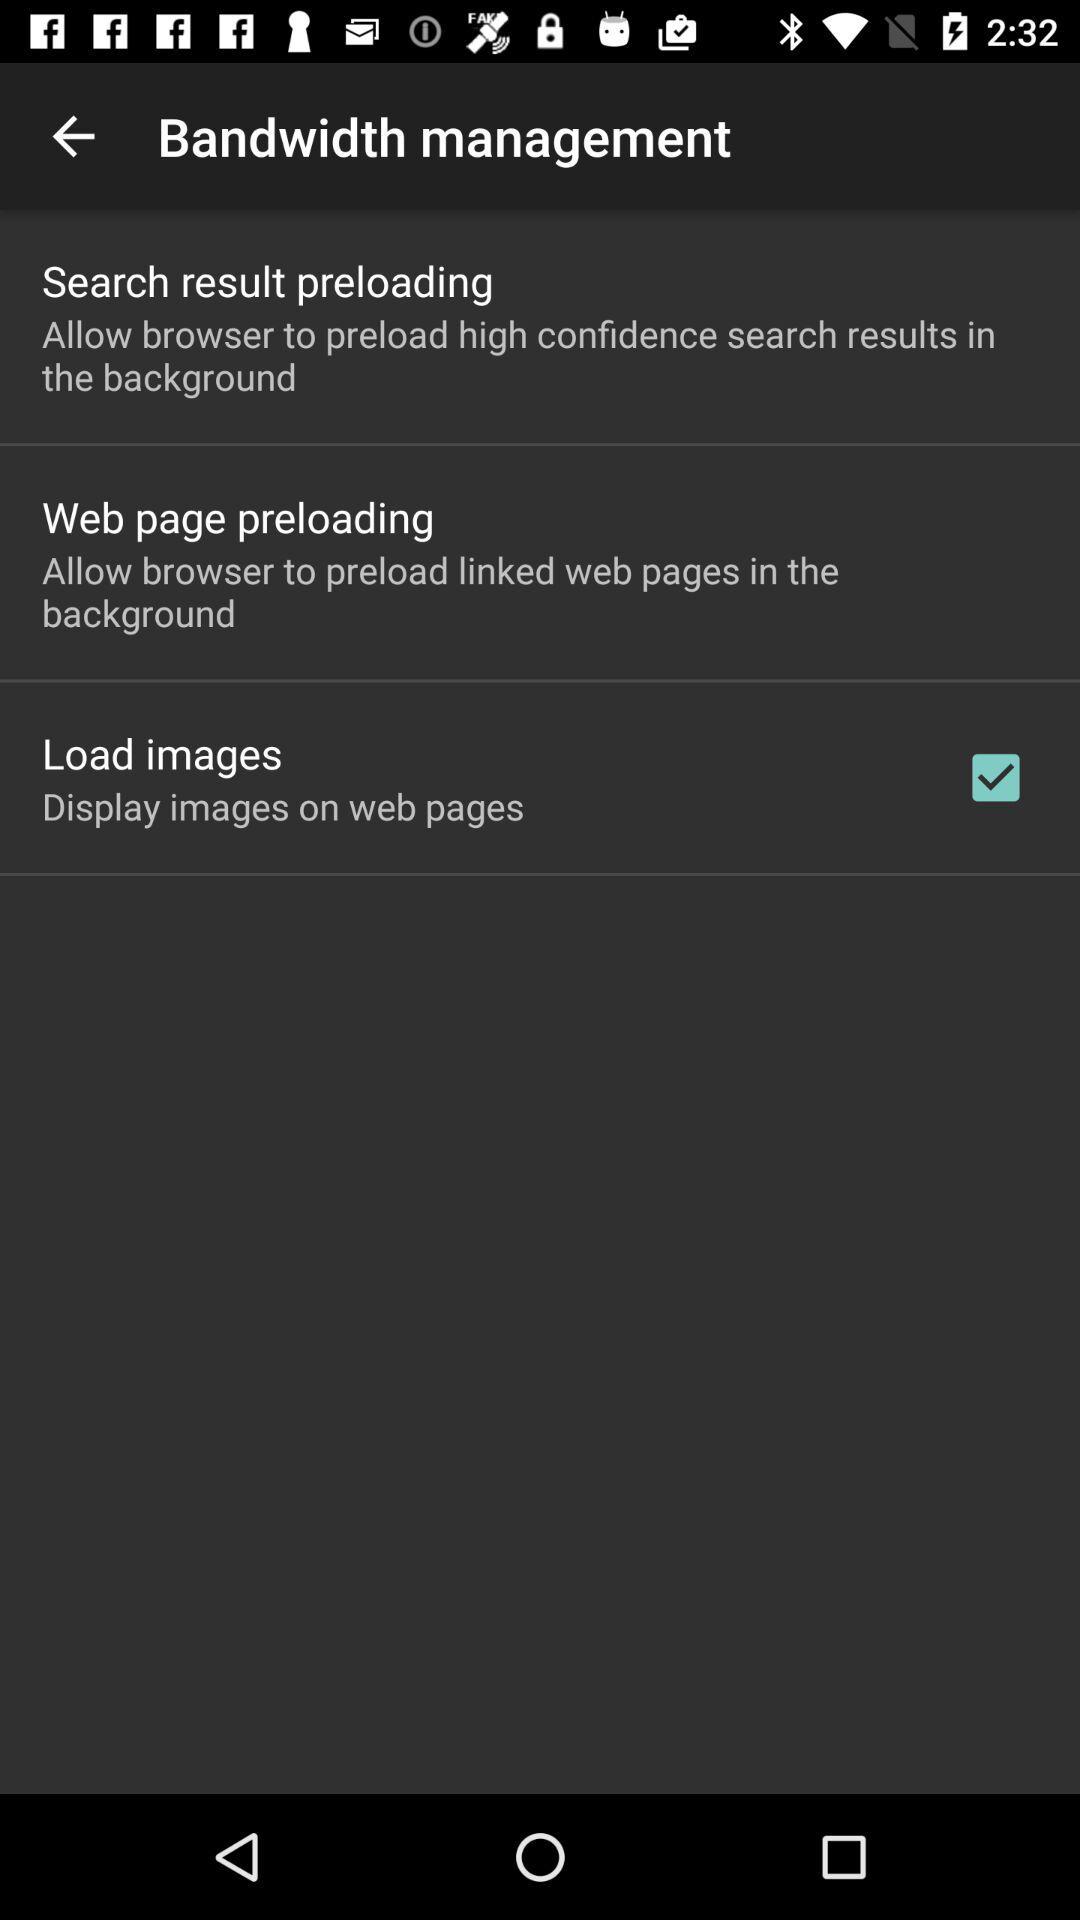 This screenshot has width=1080, height=1920. Describe the element at coordinates (161, 752) in the screenshot. I see `the item above the display images on` at that location.